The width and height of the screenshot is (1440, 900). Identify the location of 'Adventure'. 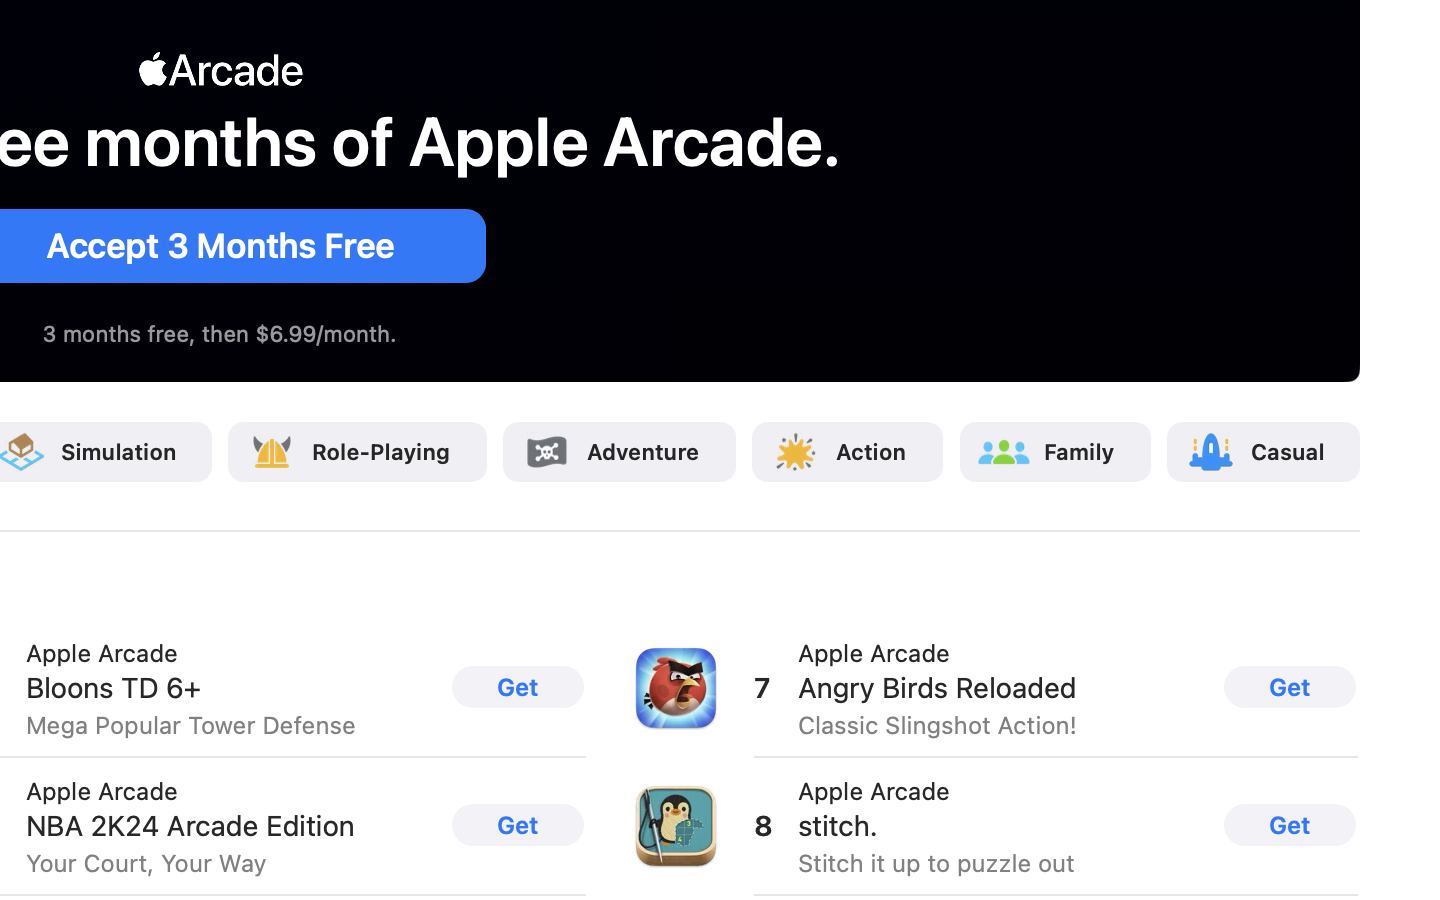
(641, 450).